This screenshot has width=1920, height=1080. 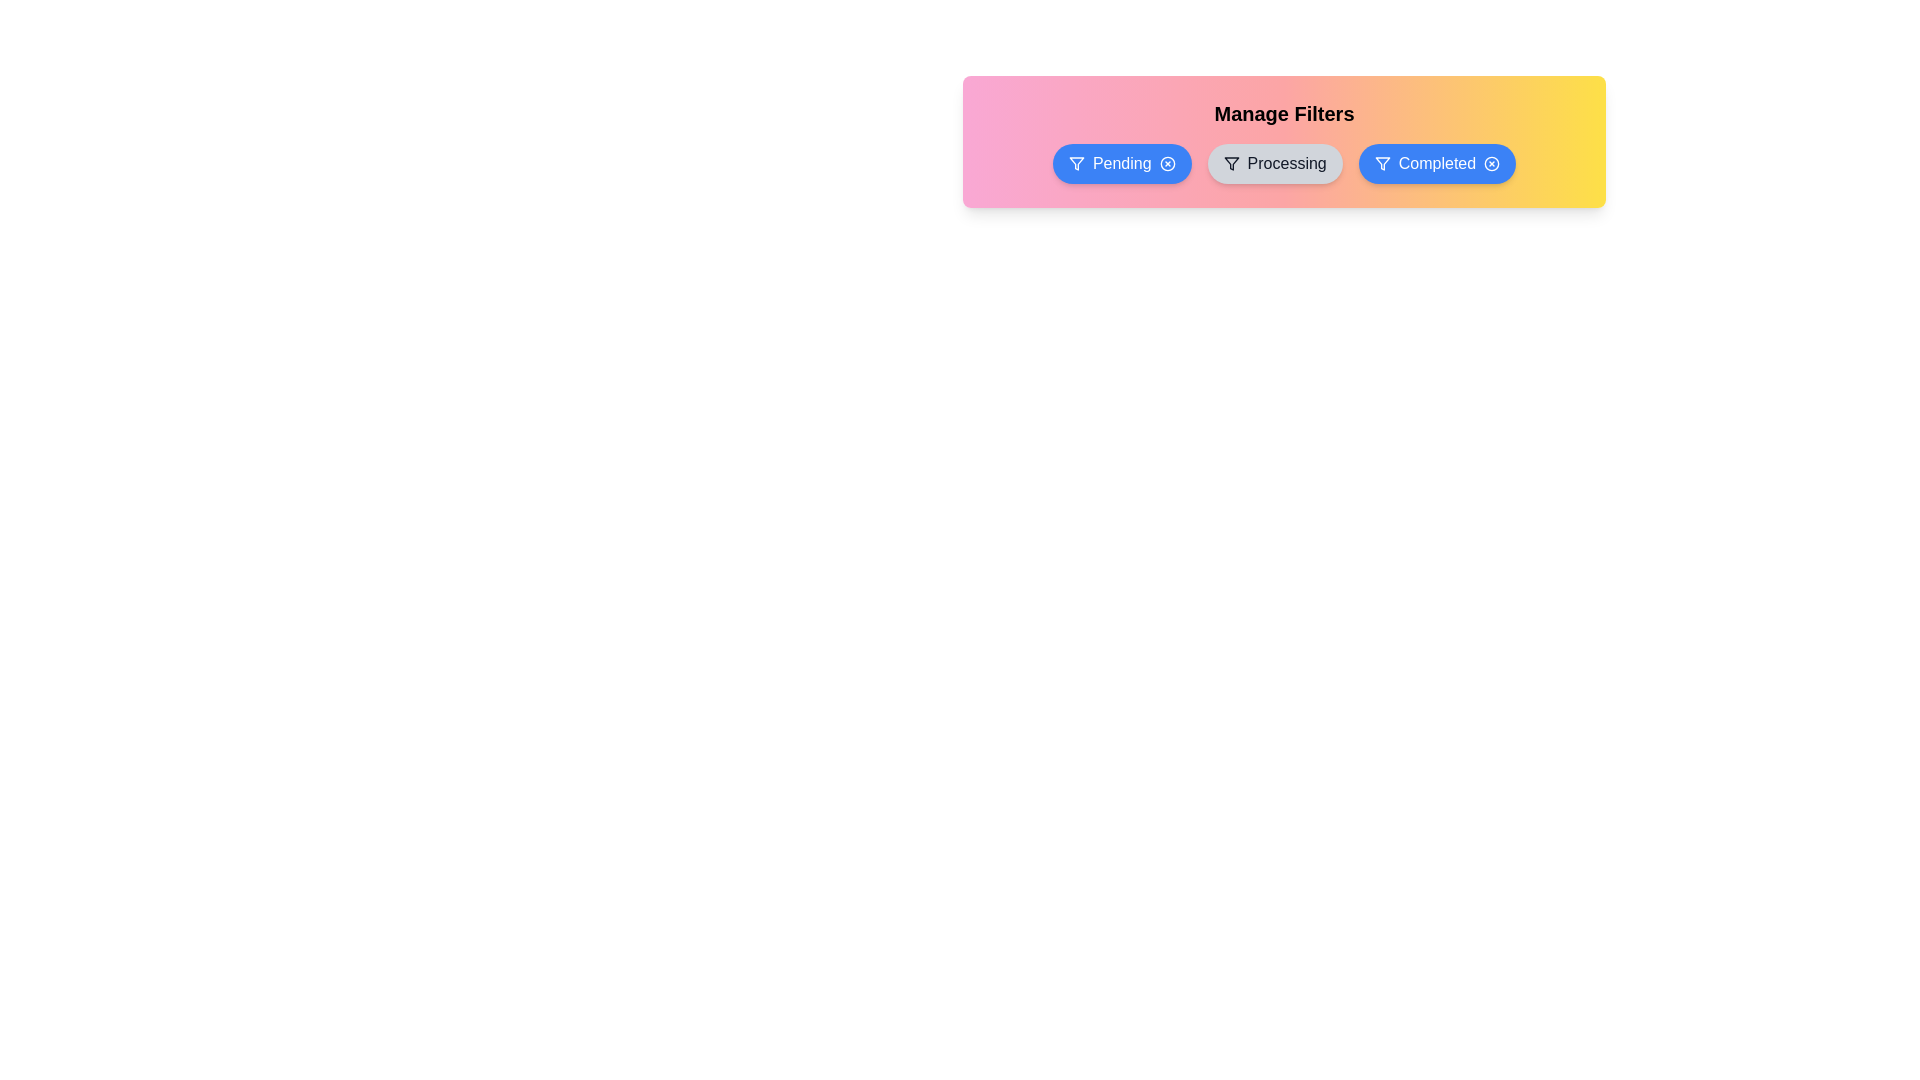 What do you see at coordinates (1274, 163) in the screenshot?
I see `the filter Processing to observe the hover effect` at bounding box center [1274, 163].